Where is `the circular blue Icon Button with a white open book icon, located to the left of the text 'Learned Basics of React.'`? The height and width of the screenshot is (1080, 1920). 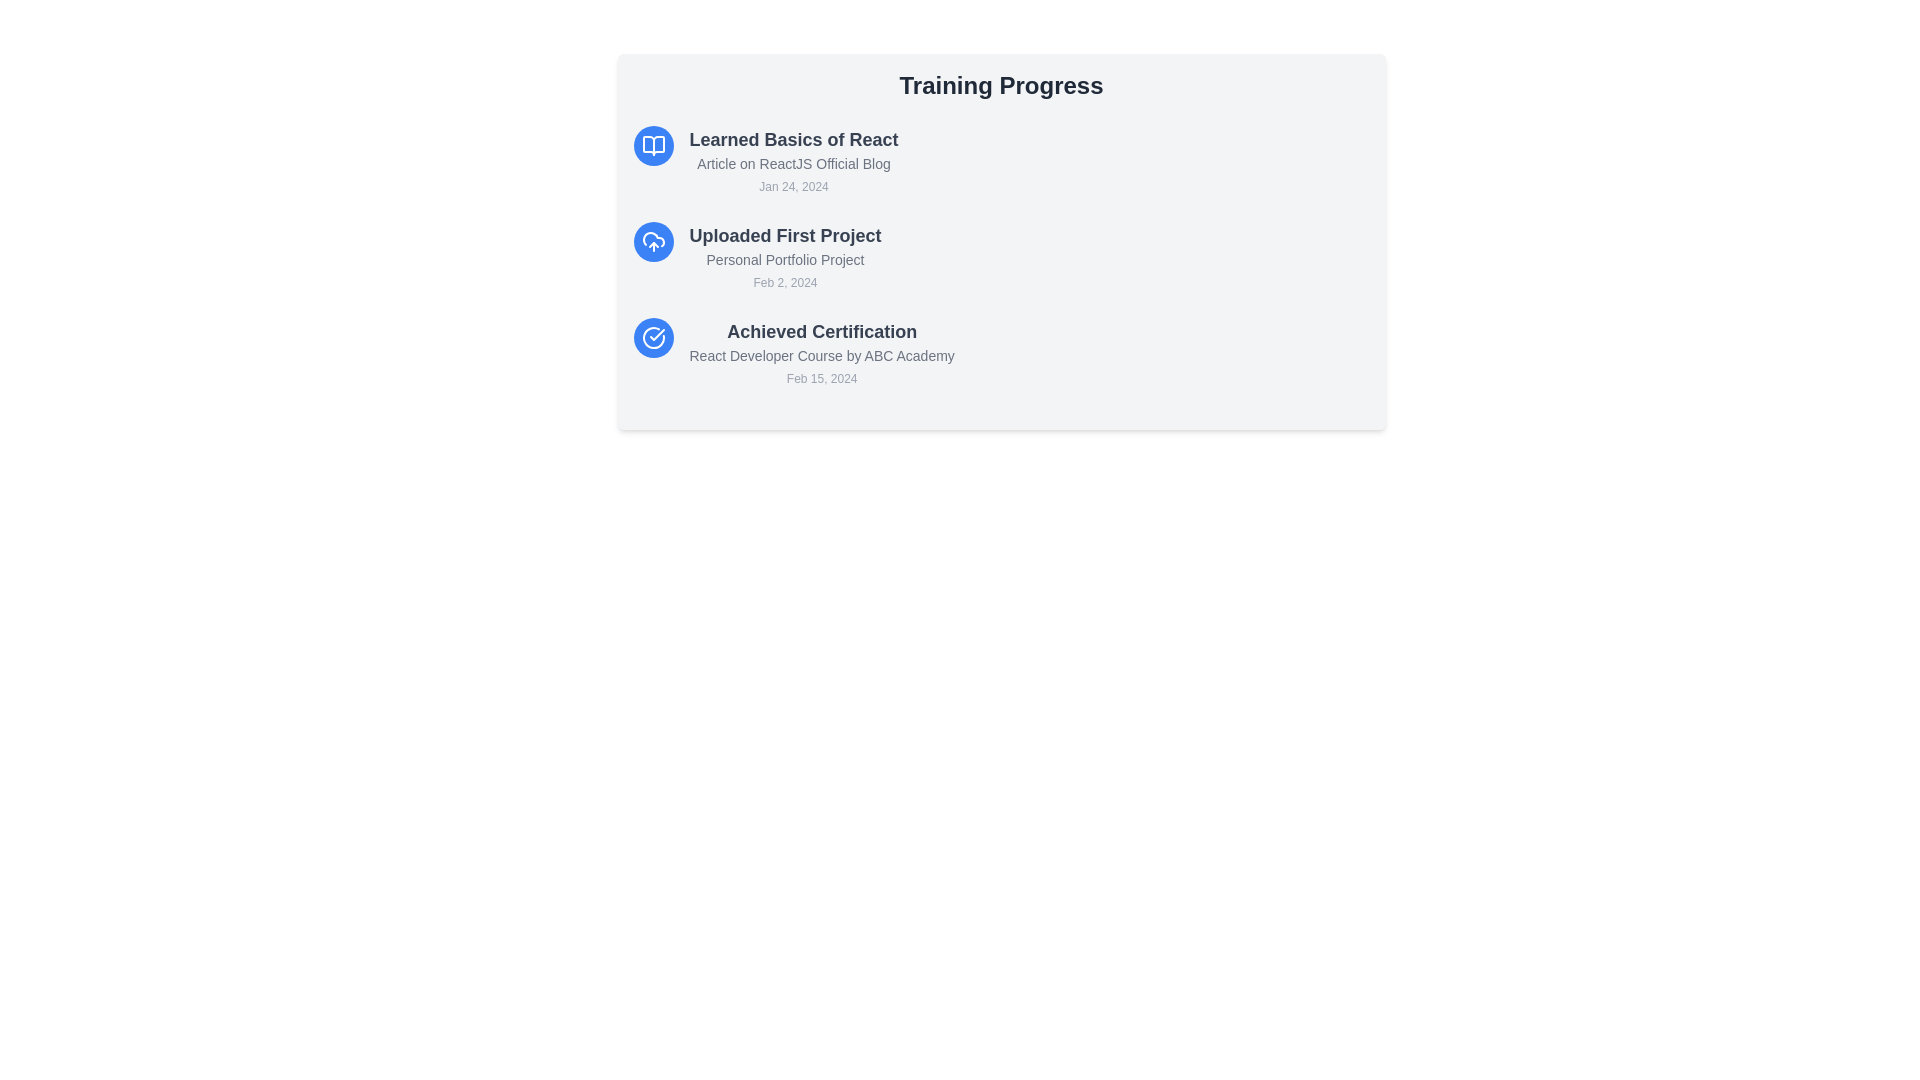
the circular blue Icon Button with a white open book icon, located to the left of the text 'Learned Basics of React.' is located at coordinates (653, 145).